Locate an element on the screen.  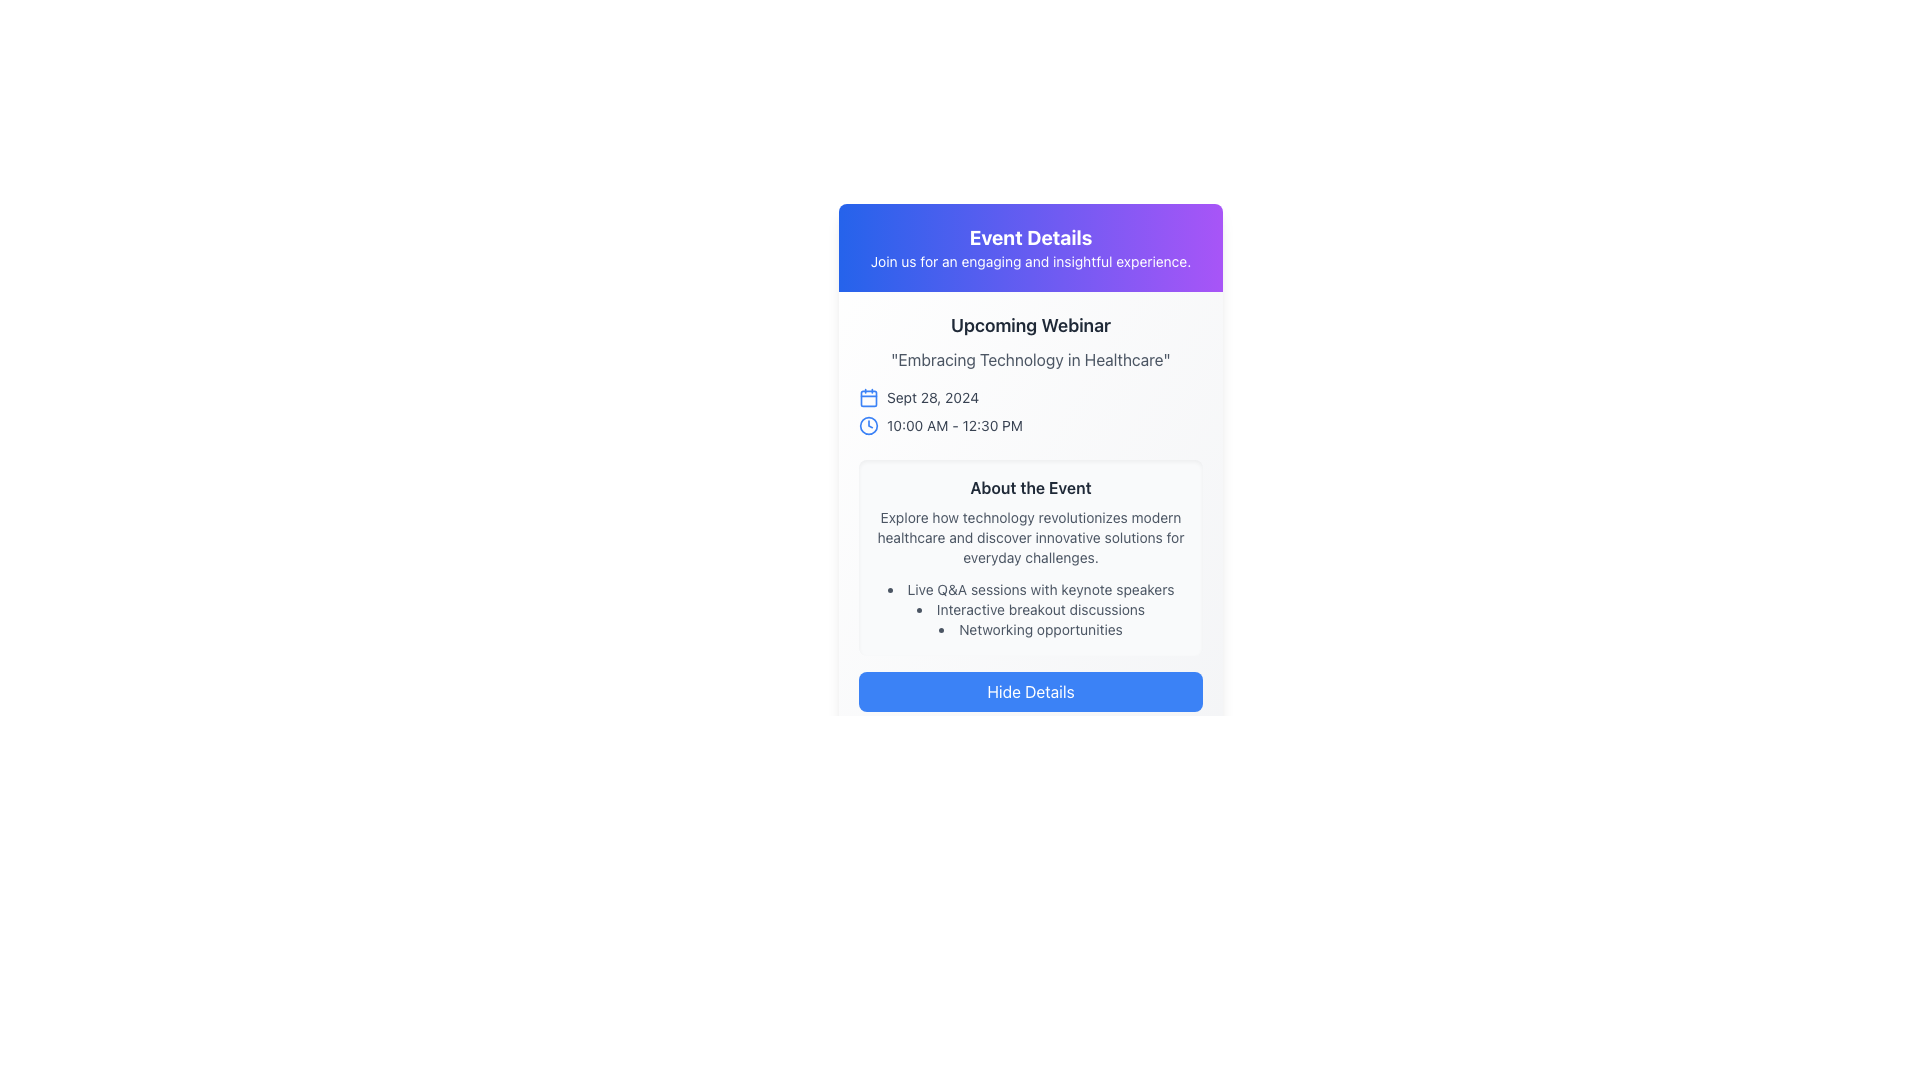
the calendar icon component located to the left of the text 'Sept 28, 2024', below the title 'Upcoming Webinar' is located at coordinates (868, 397).